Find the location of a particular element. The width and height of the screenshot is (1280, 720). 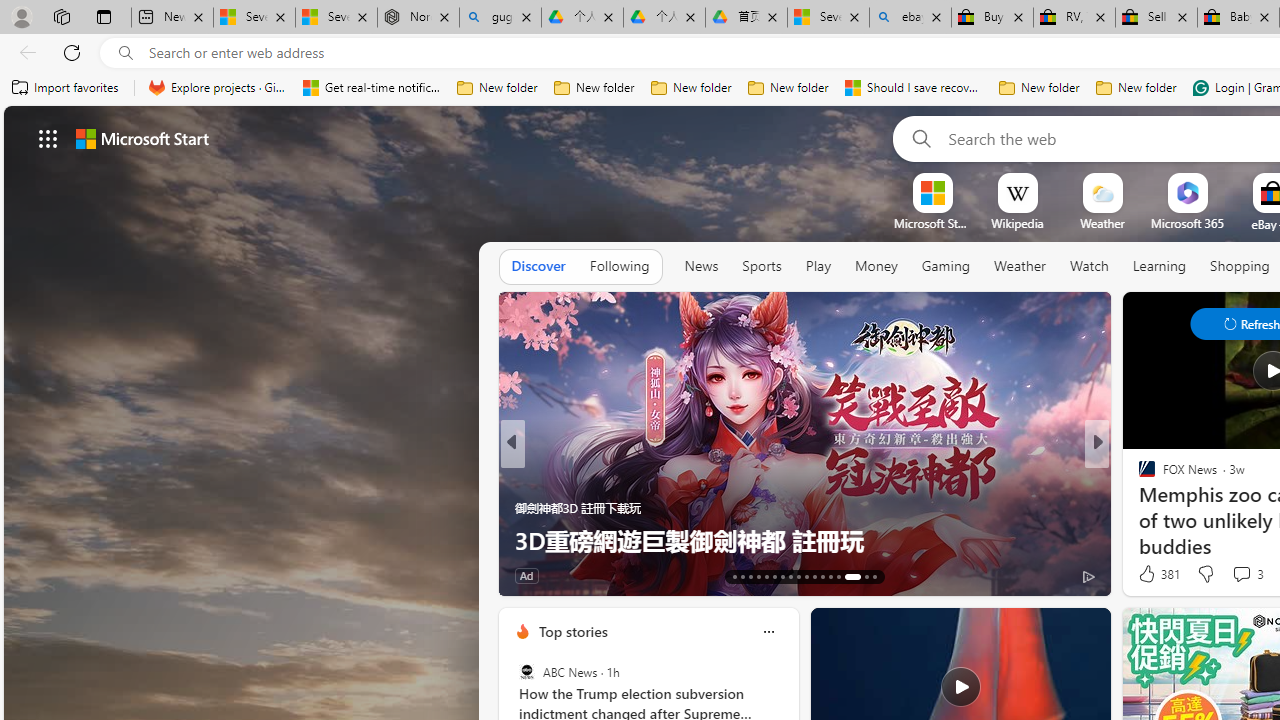

'Shopping' is located at coordinates (1239, 265).